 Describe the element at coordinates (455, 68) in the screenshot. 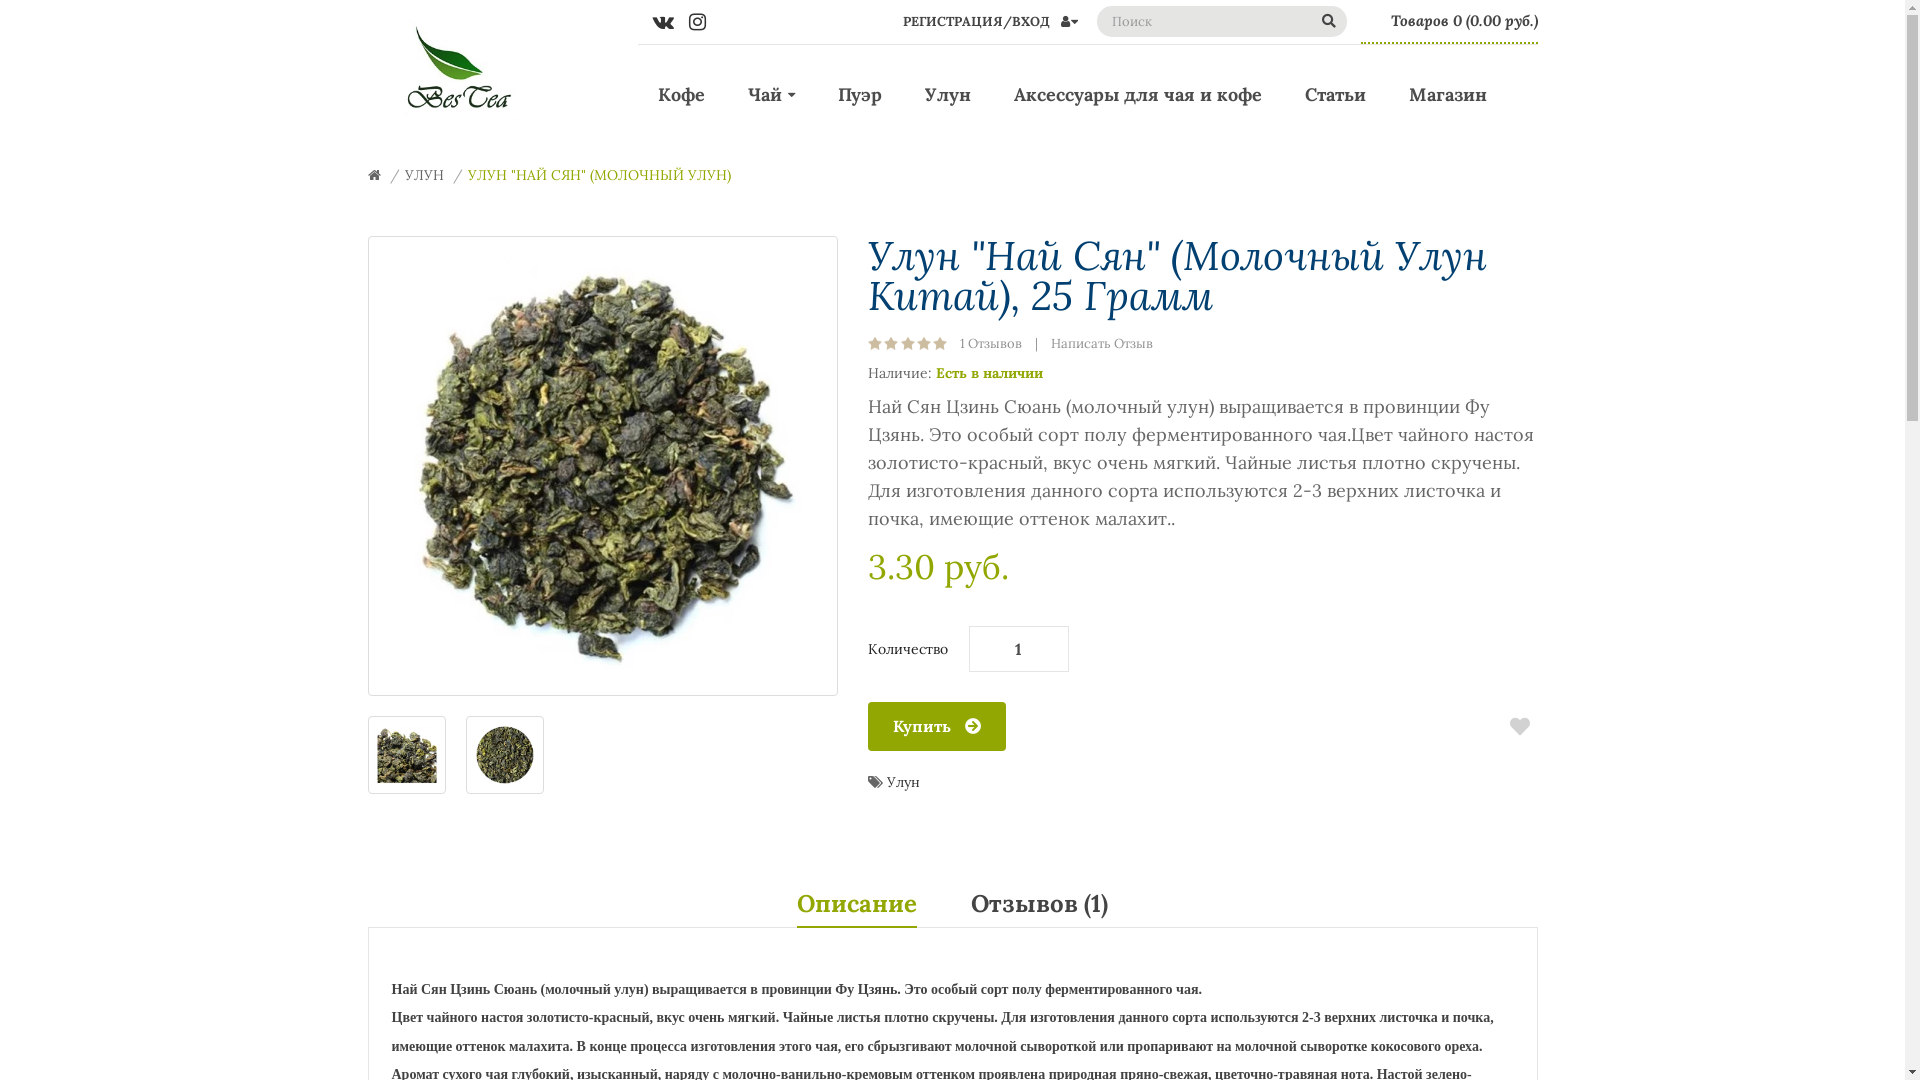

I see `'"BesTea" '` at that location.